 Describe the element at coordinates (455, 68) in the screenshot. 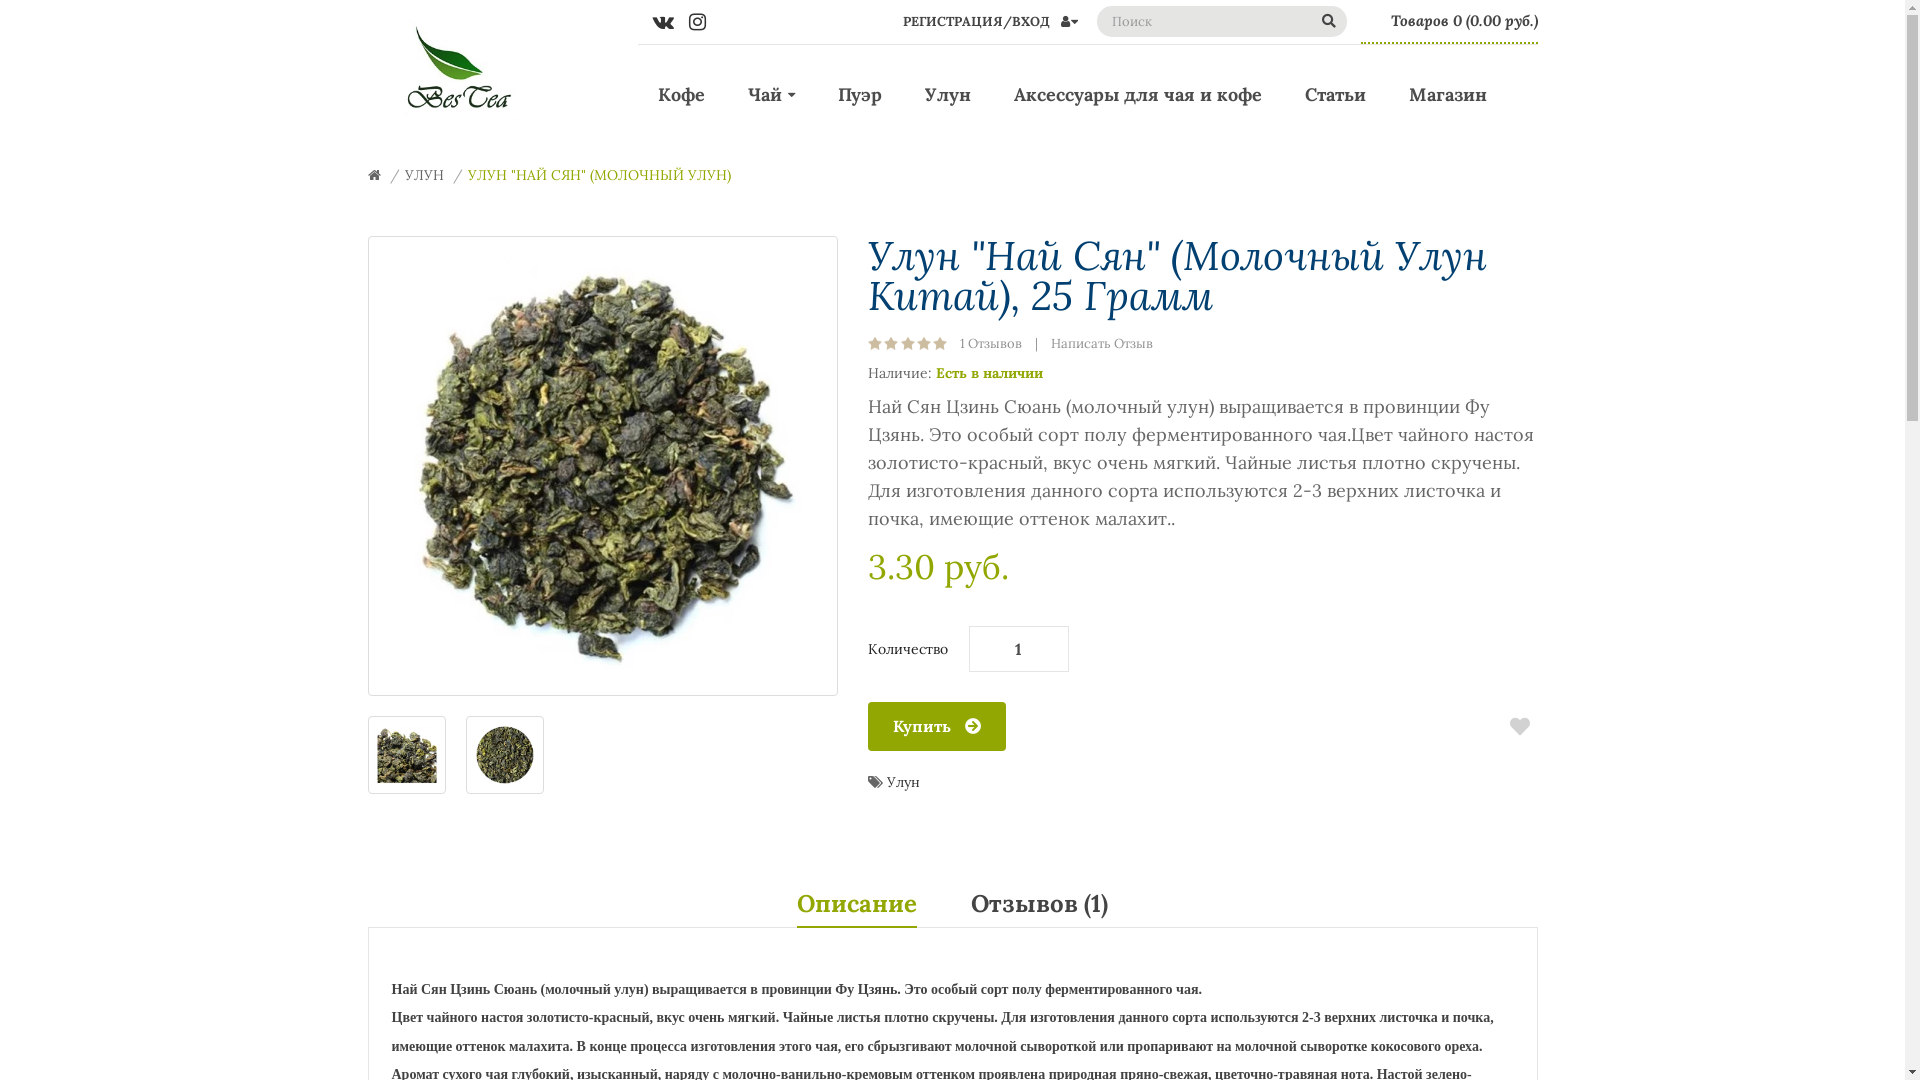

I see `'"BesTea" '` at that location.